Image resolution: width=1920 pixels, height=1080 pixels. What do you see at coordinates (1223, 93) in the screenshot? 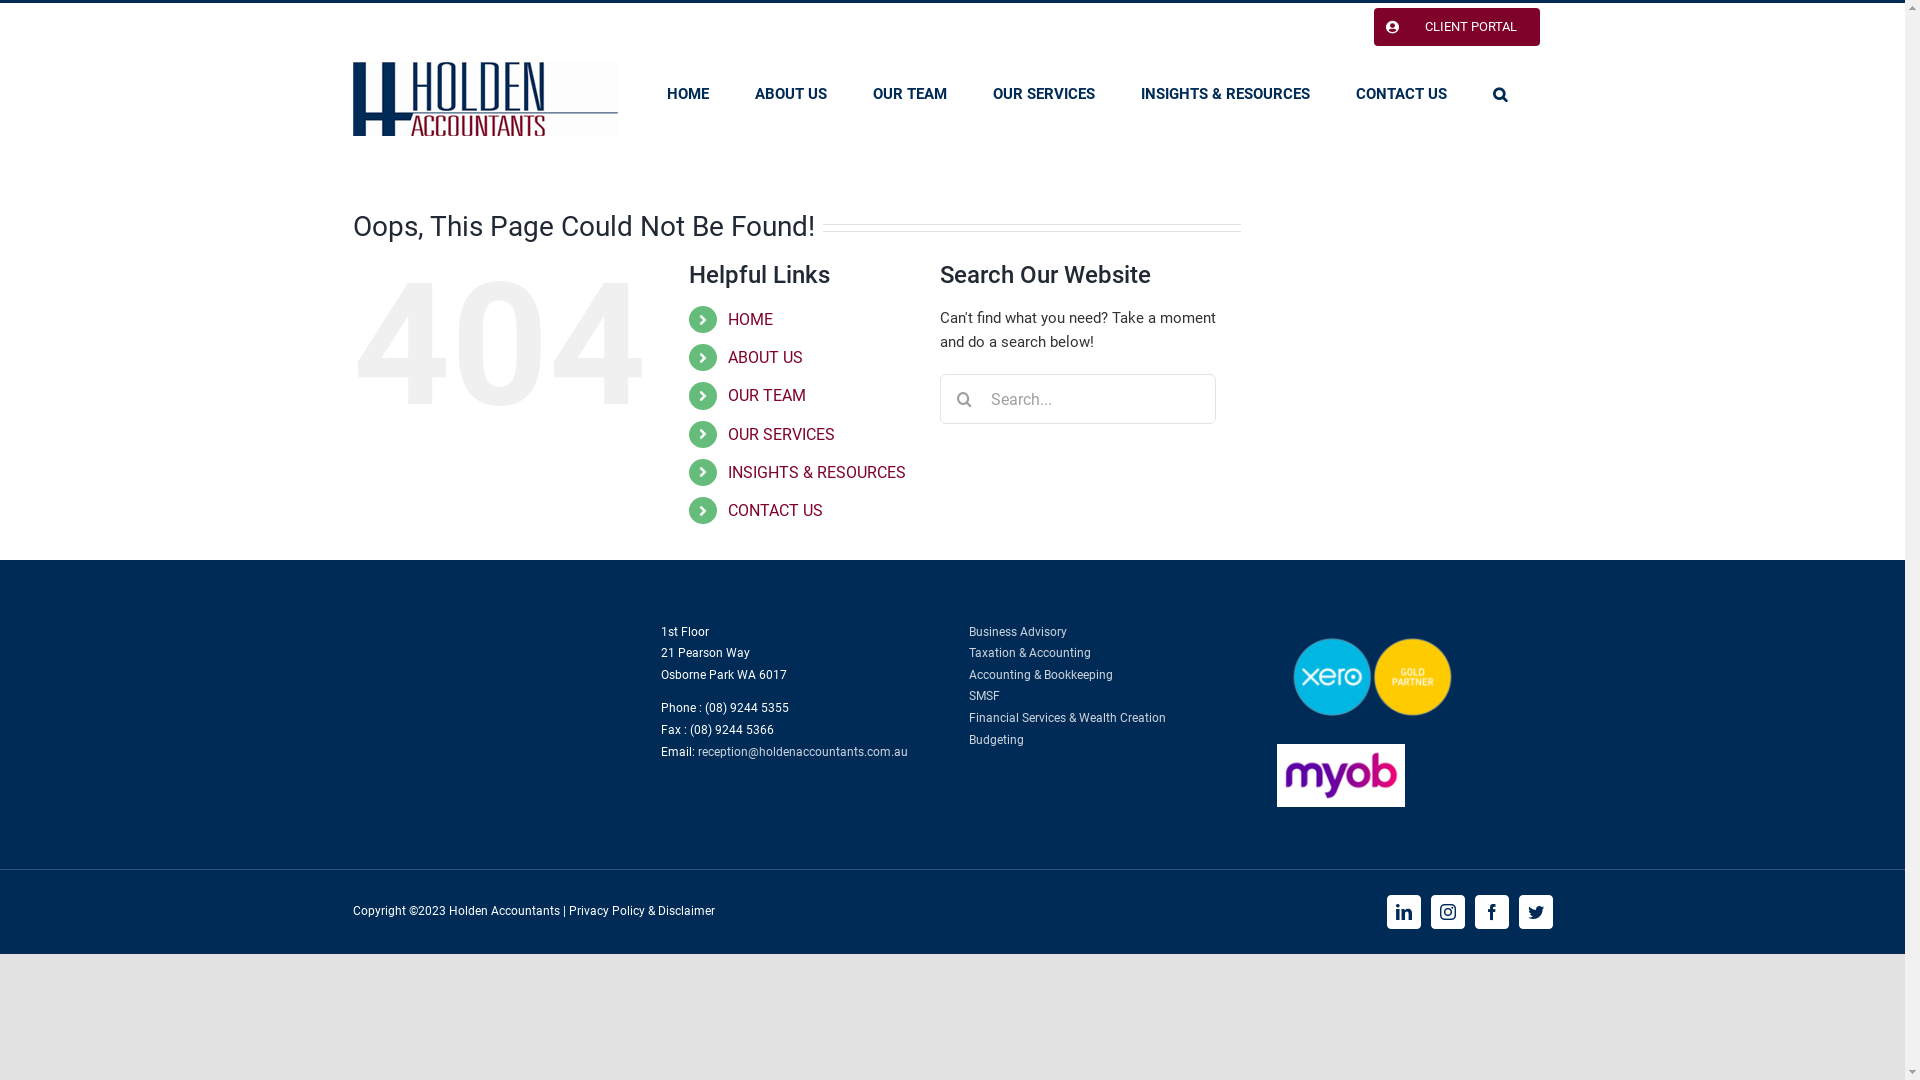
I see `'INSIGHTS & RESOURCES'` at bounding box center [1223, 93].